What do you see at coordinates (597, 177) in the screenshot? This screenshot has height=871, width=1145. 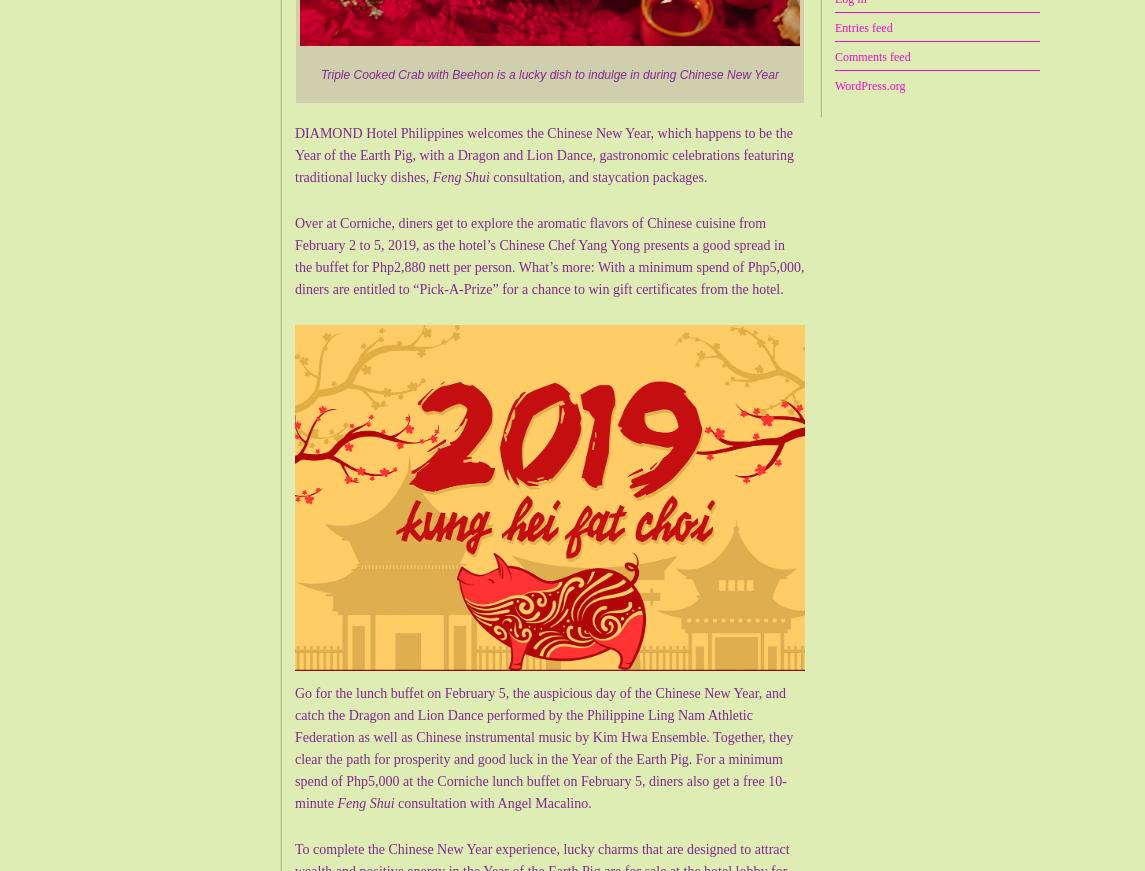 I see `'consultation, and staycation packages.'` at bounding box center [597, 177].